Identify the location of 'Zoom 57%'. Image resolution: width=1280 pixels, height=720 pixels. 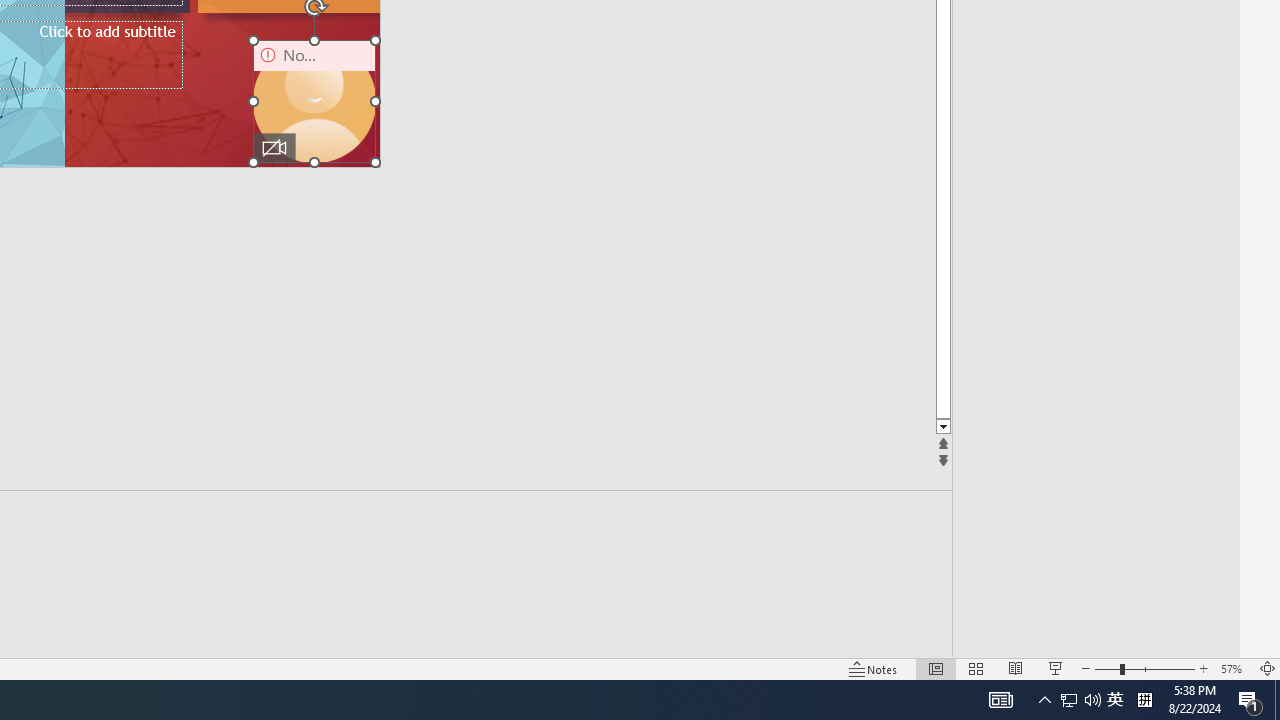
(1233, 669).